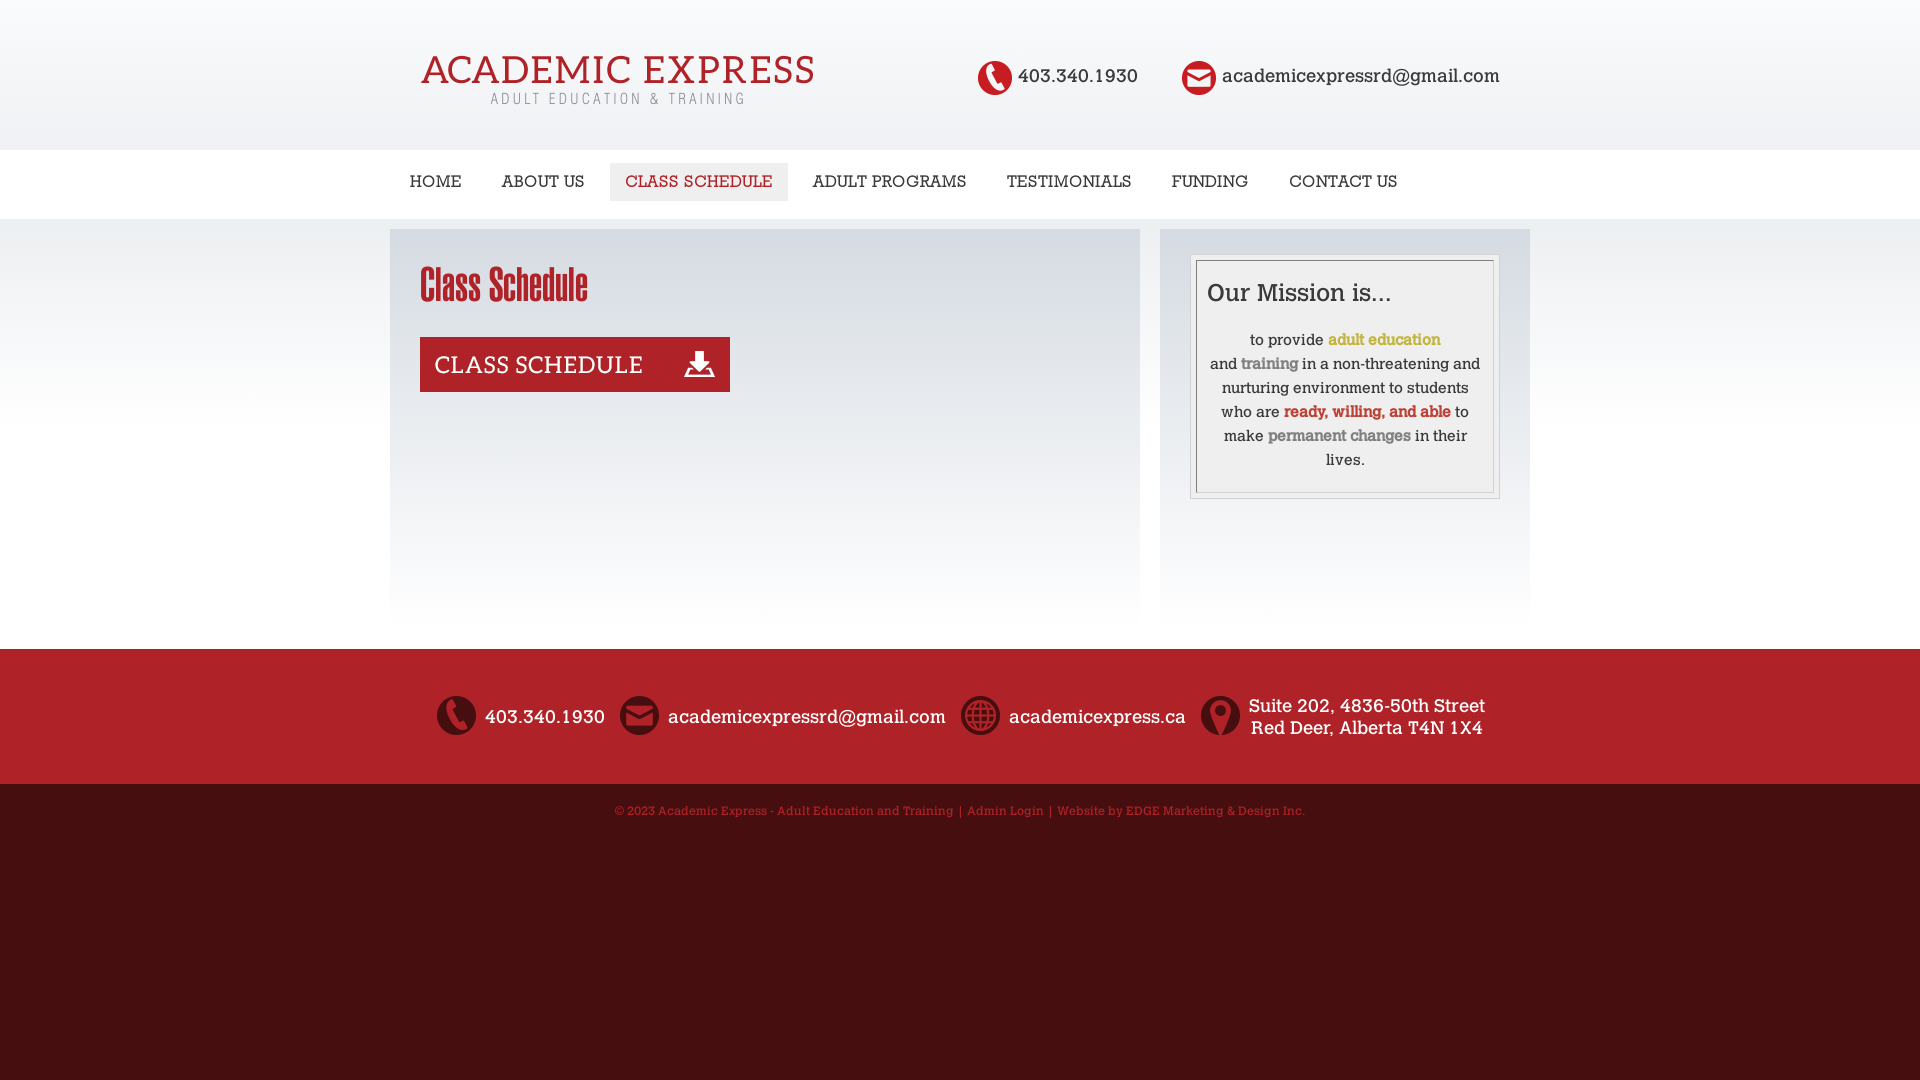 The width and height of the screenshot is (1920, 1080). Describe the element at coordinates (992, 181) in the screenshot. I see `'TESTIMONIALS'` at that location.